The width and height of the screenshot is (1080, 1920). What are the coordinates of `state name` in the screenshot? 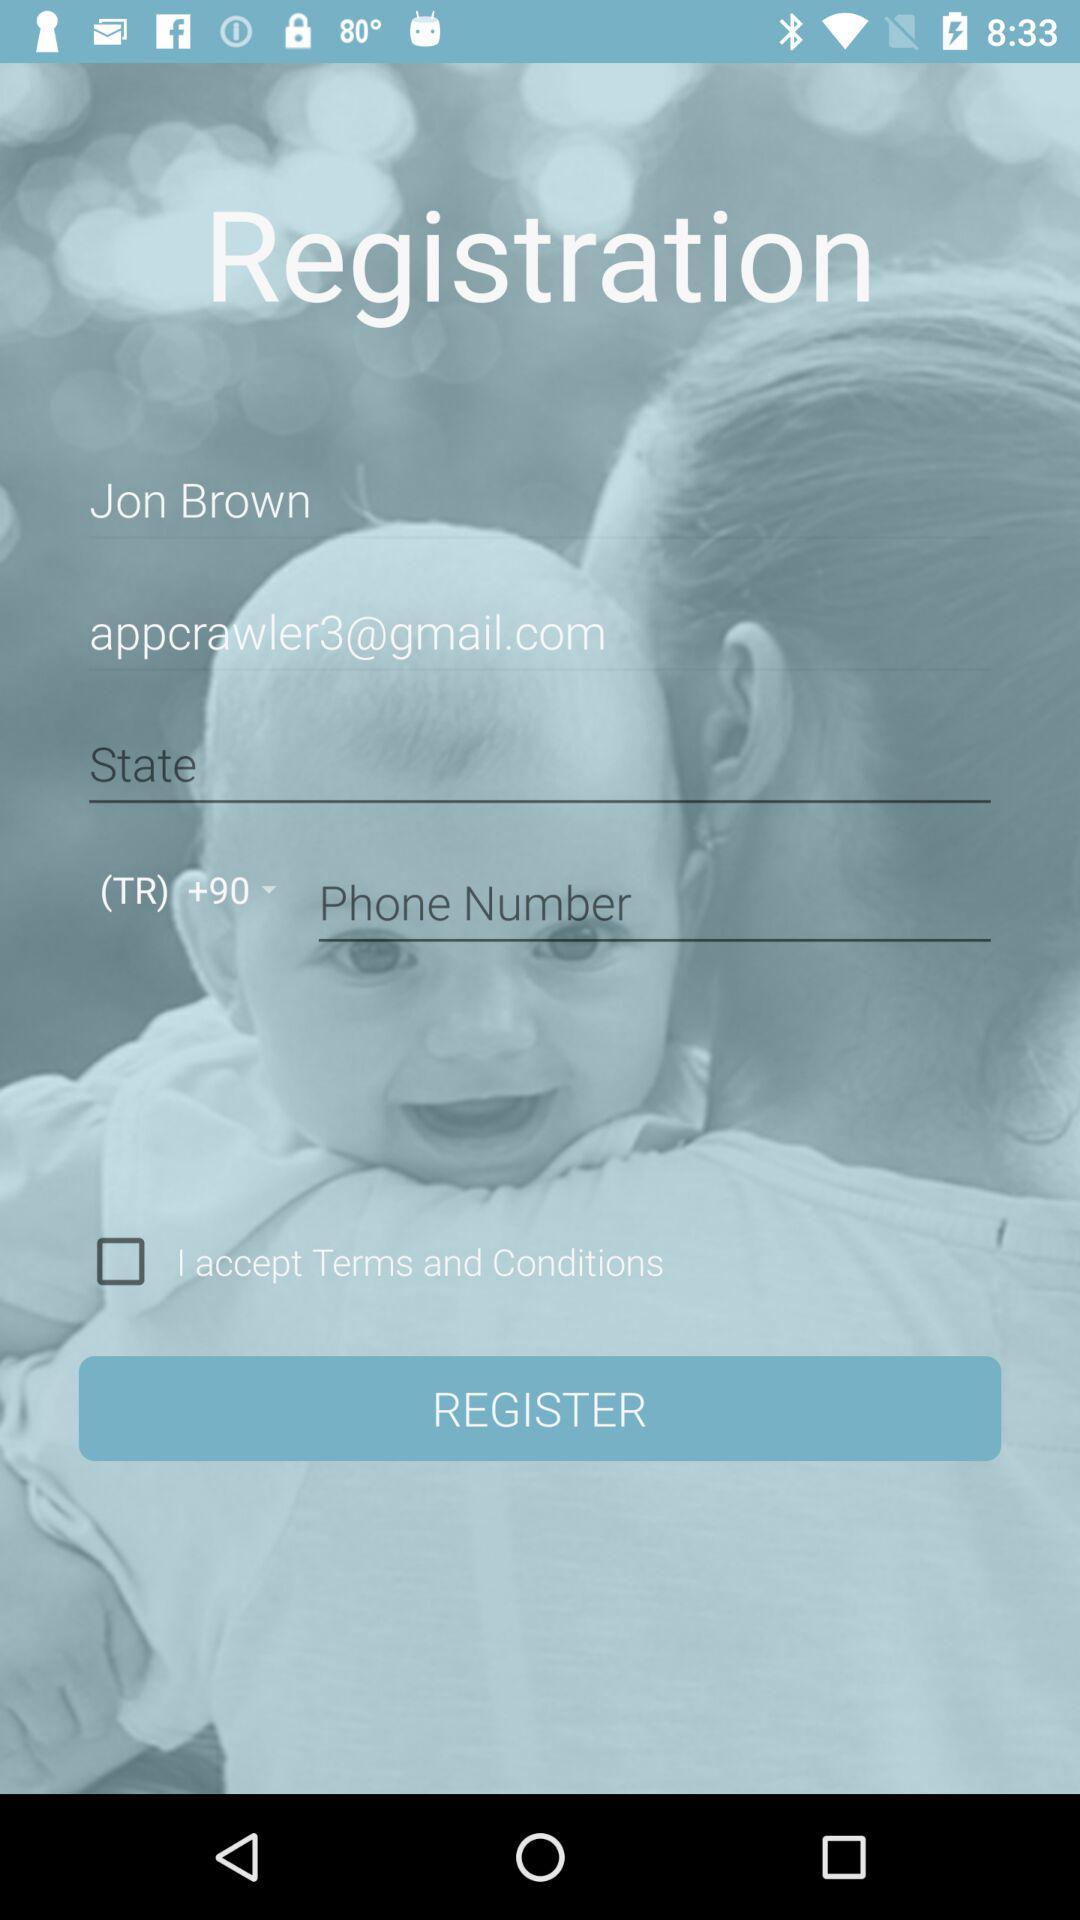 It's located at (540, 763).